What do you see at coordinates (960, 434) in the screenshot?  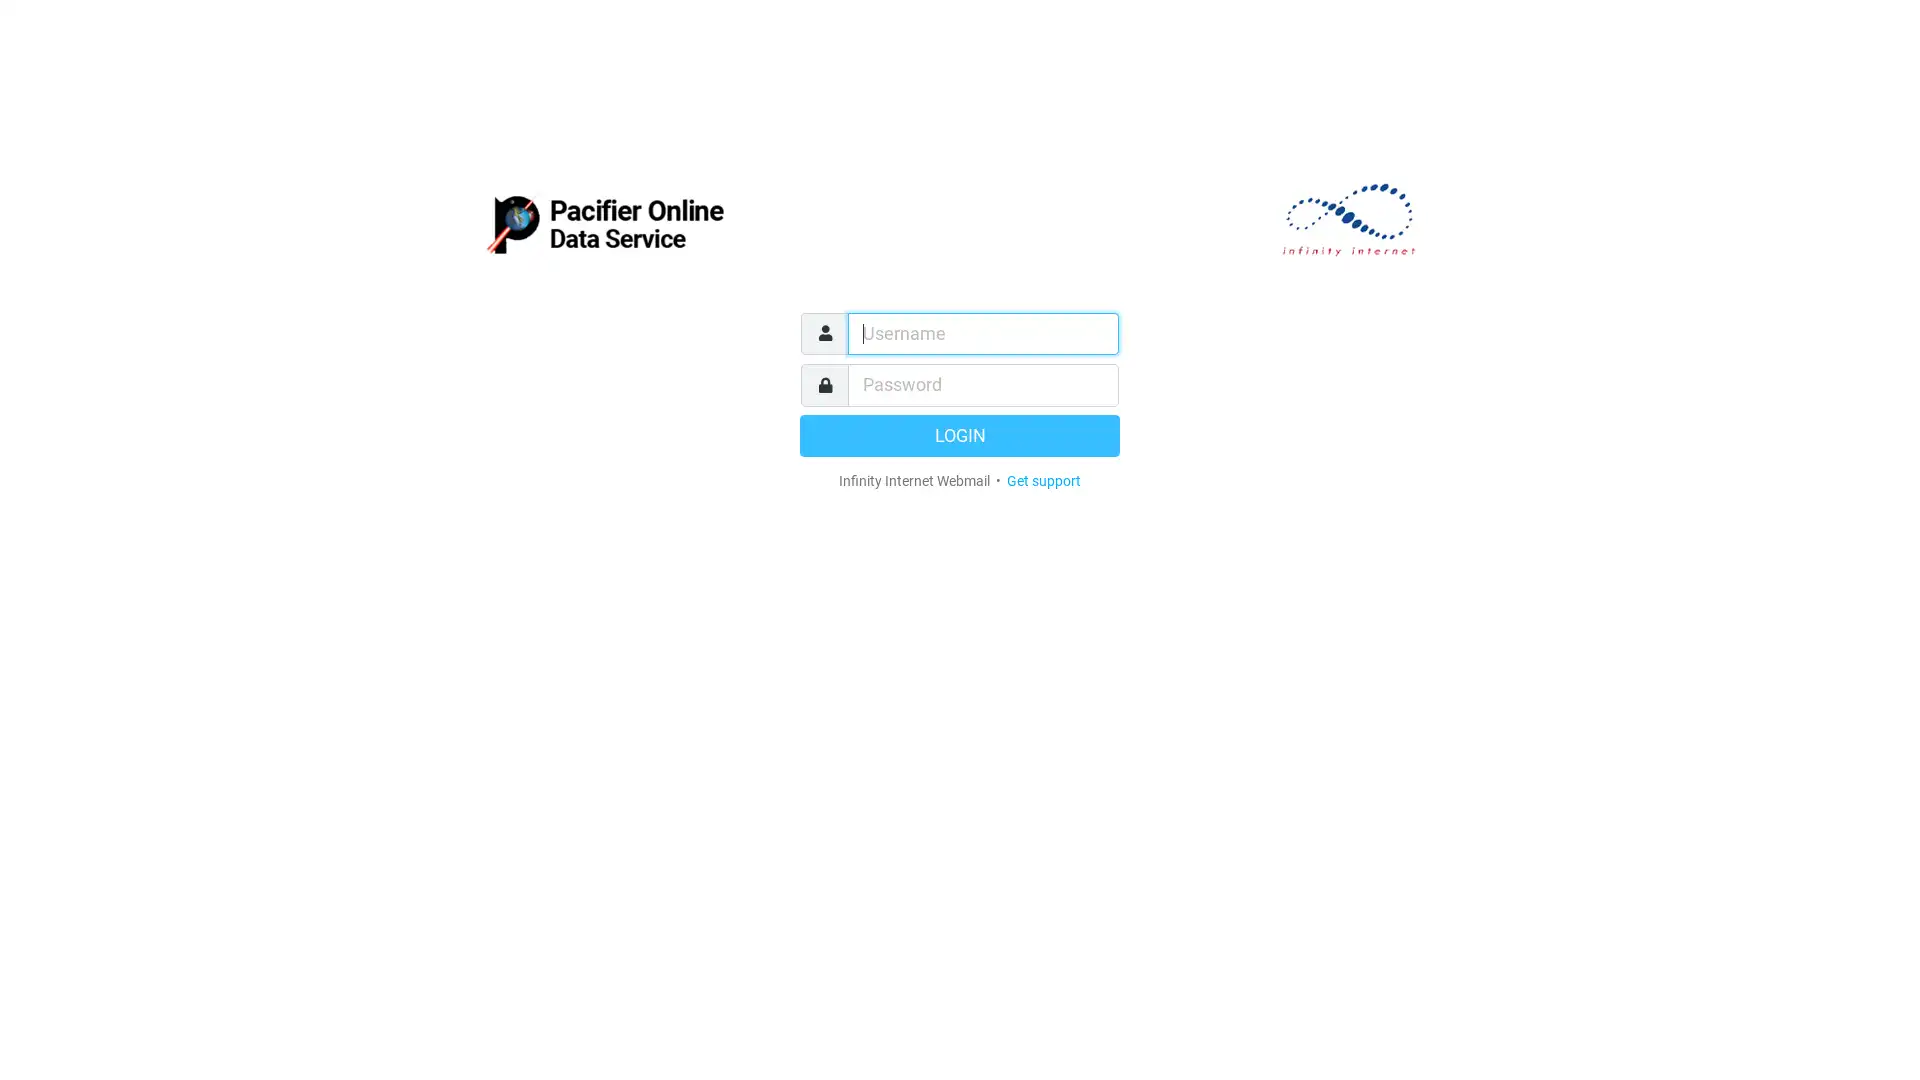 I see `LOGIN` at bounding box center [960, 434].